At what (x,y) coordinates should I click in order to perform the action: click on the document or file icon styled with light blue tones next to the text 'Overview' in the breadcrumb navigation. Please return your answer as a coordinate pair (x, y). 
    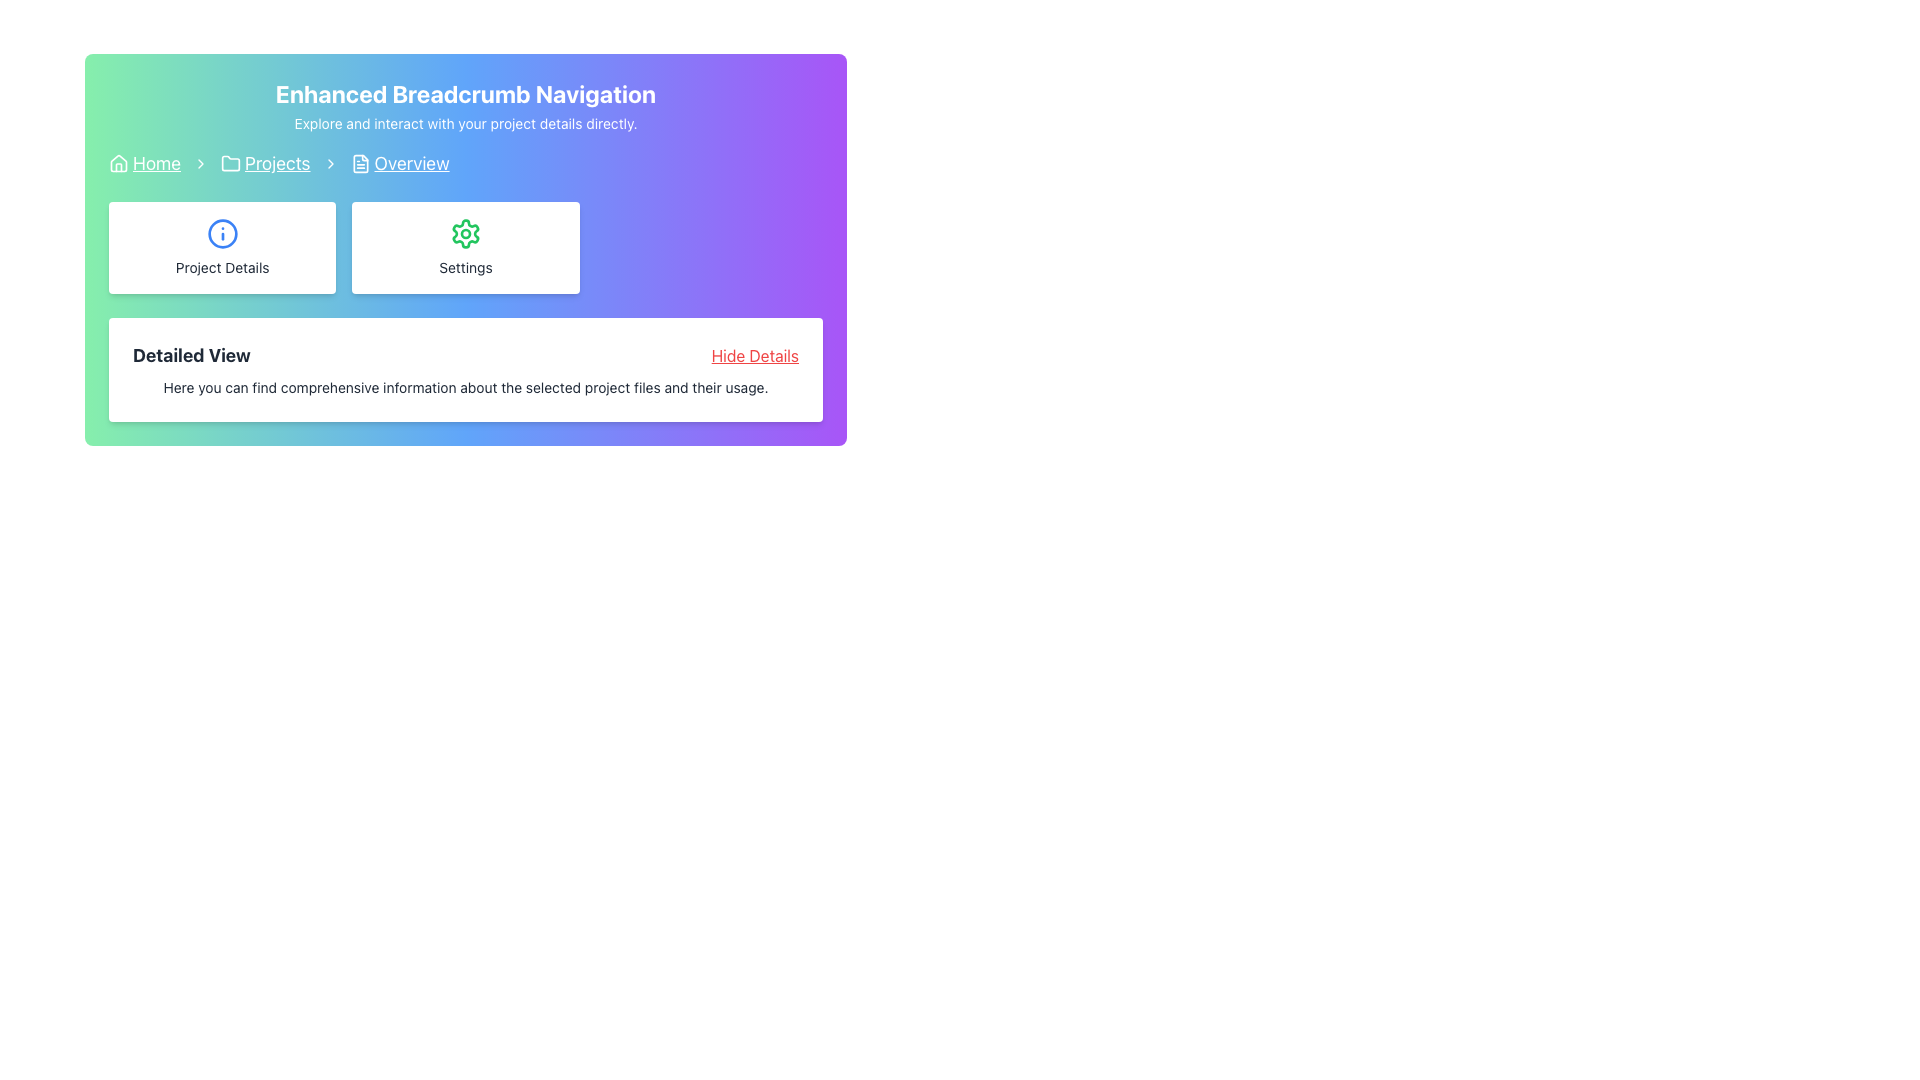
    Looking at the image, I should click on (360, 163).